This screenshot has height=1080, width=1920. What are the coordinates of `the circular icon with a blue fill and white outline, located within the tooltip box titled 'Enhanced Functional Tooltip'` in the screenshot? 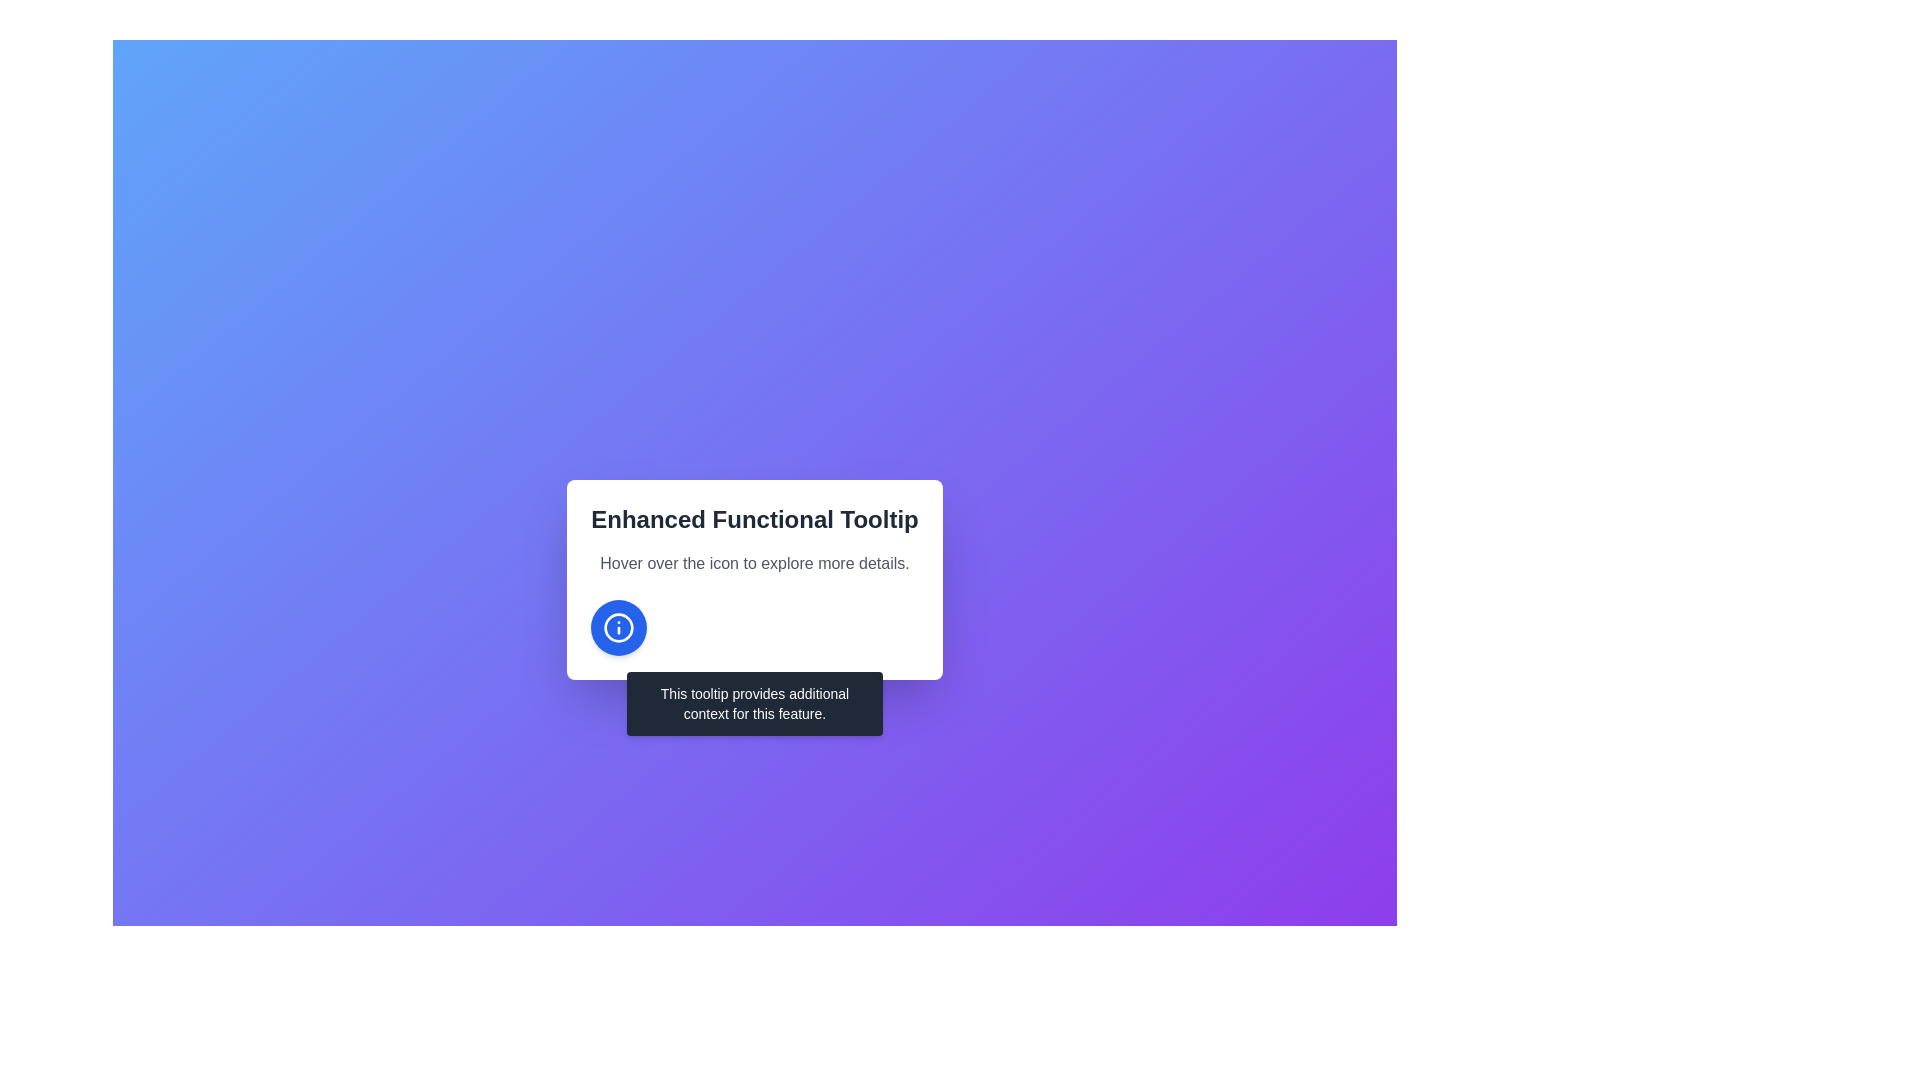 It's located at (618, 627).